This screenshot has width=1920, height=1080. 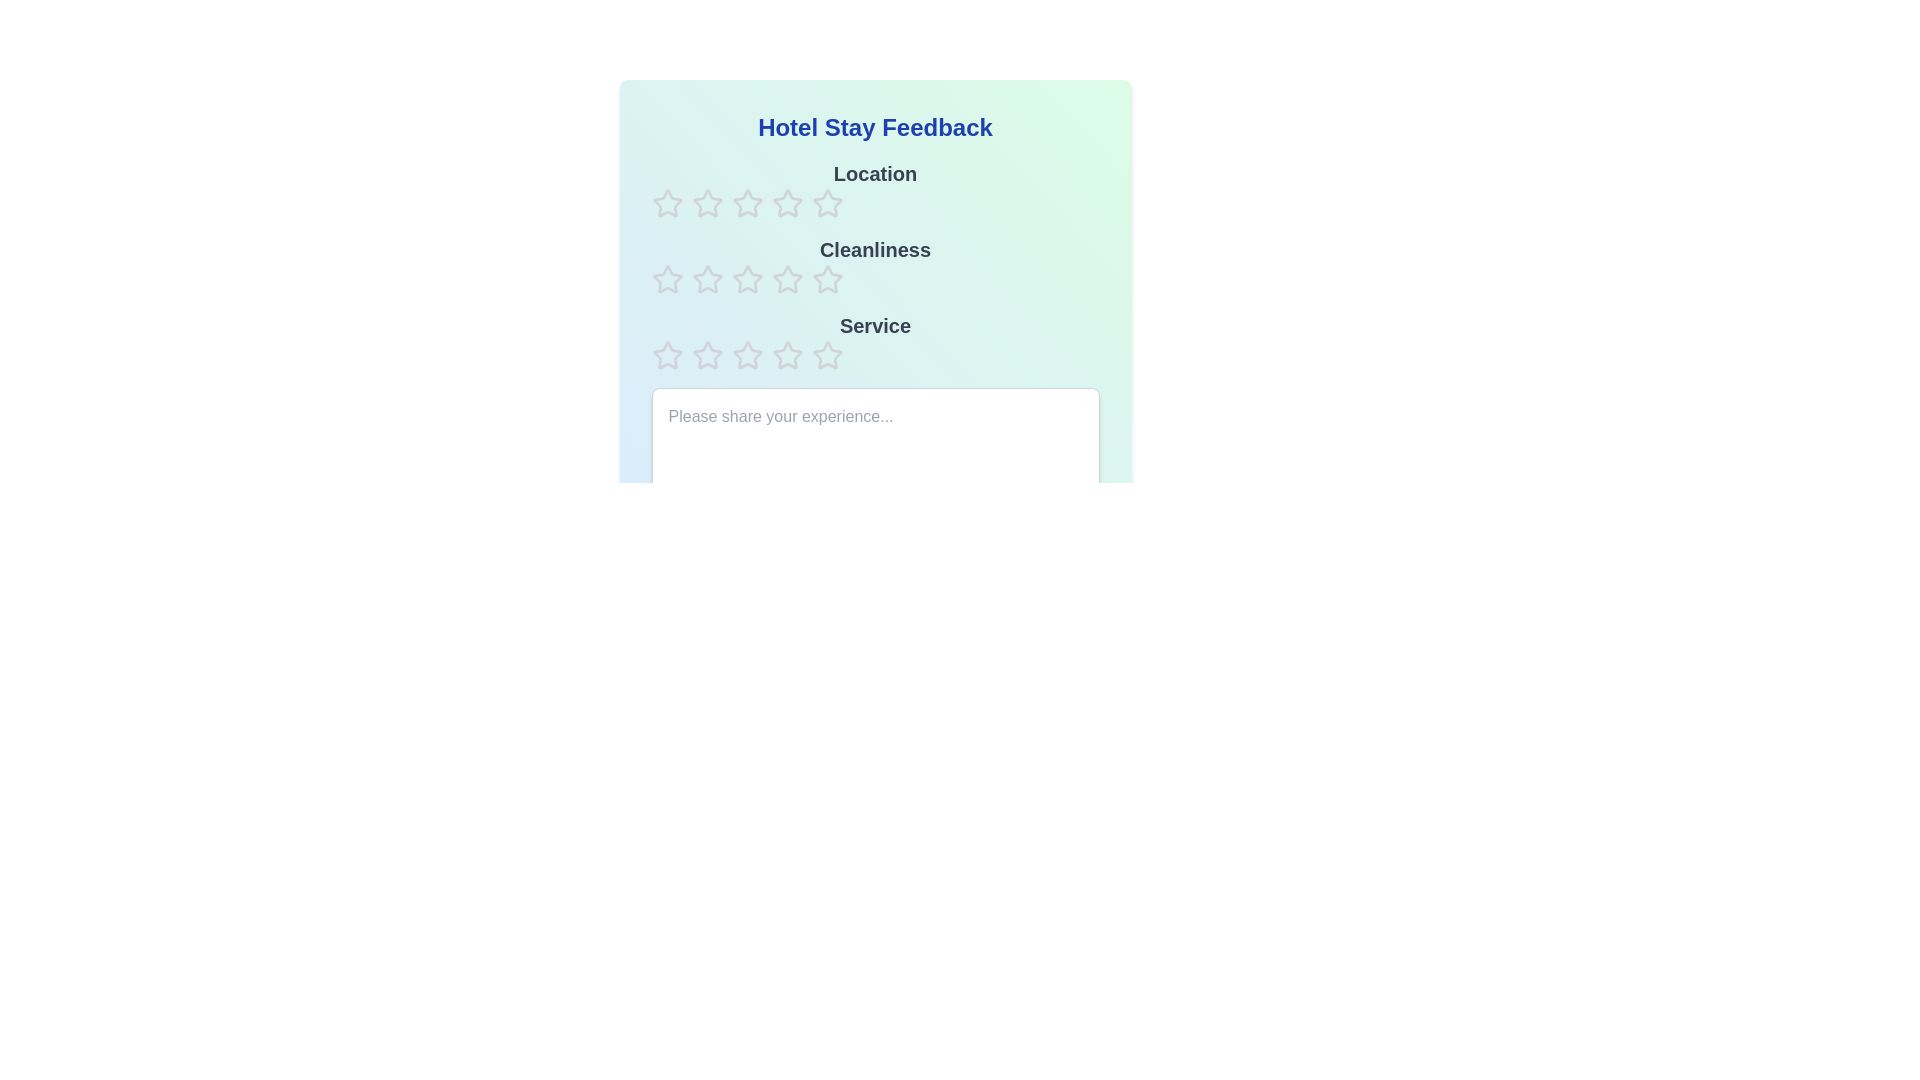 I want to click on the first star in the 'Cleanliness' rating row, so click(x=667, y=280).